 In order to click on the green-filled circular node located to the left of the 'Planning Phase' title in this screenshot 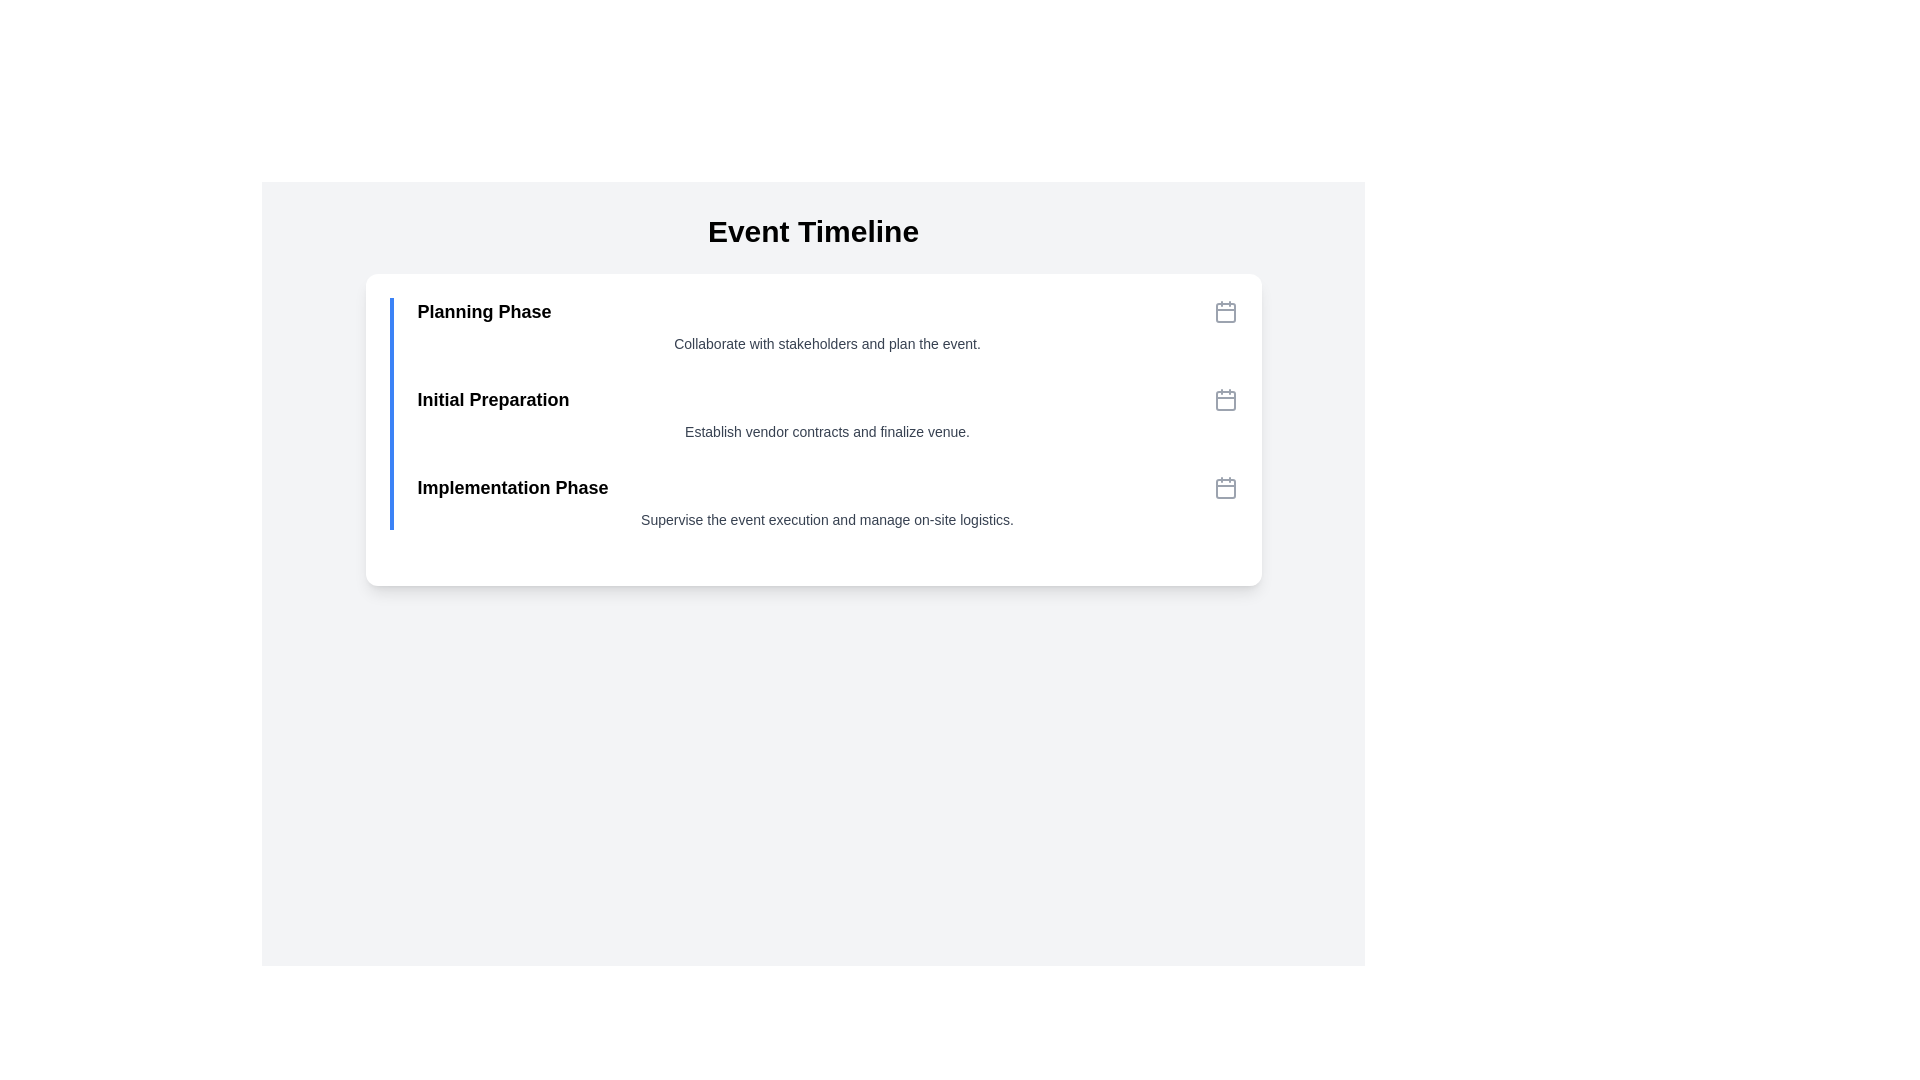, I will do `click(393, 305)`.